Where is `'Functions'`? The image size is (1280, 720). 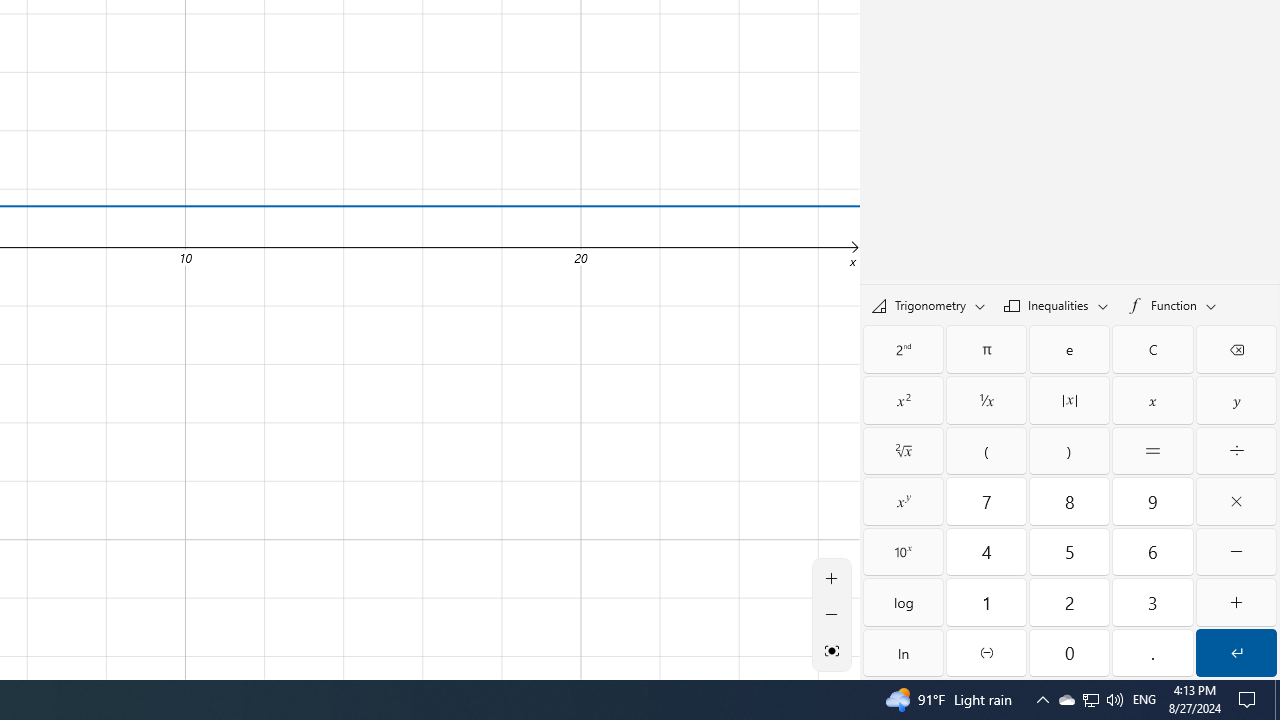 'Functions' is located at coordinates (1171, 305).